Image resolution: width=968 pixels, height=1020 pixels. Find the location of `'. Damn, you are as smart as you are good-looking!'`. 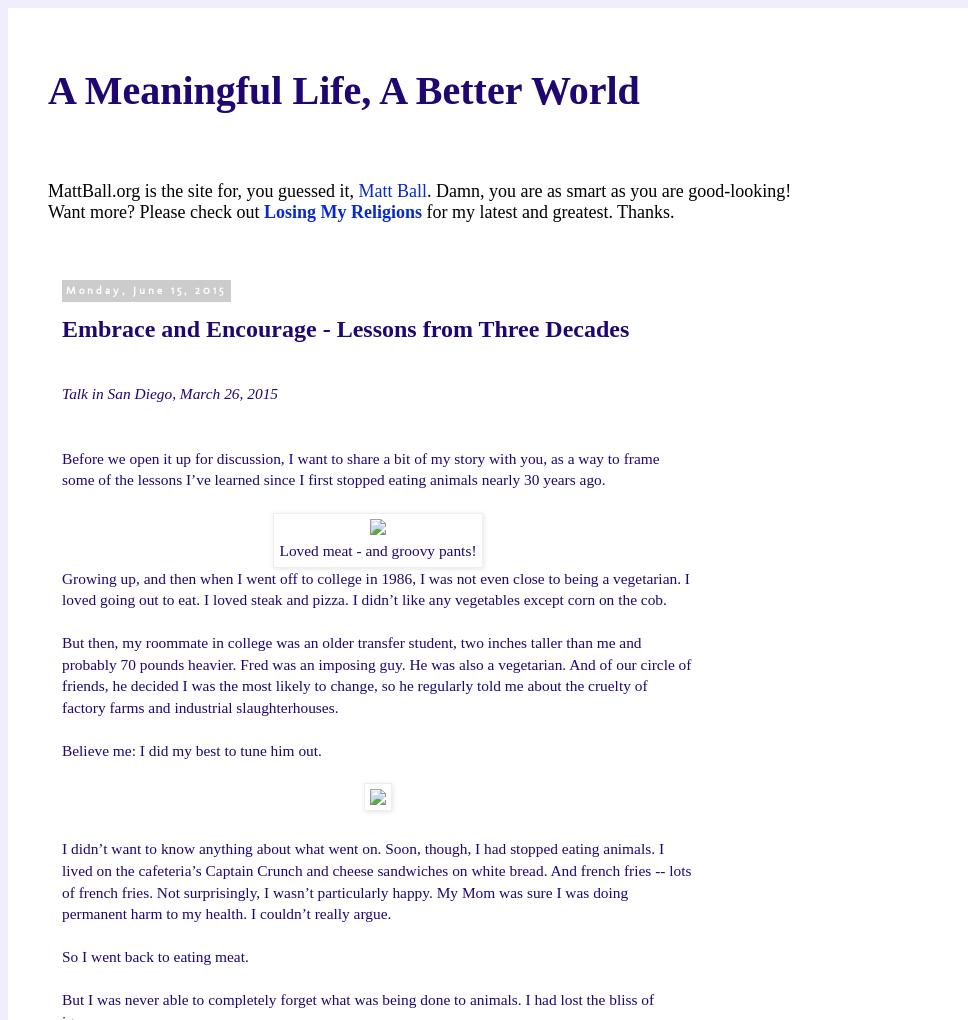

'. Damn, you are as smart as you are good-looking!' is located at coordinates (426, 189).